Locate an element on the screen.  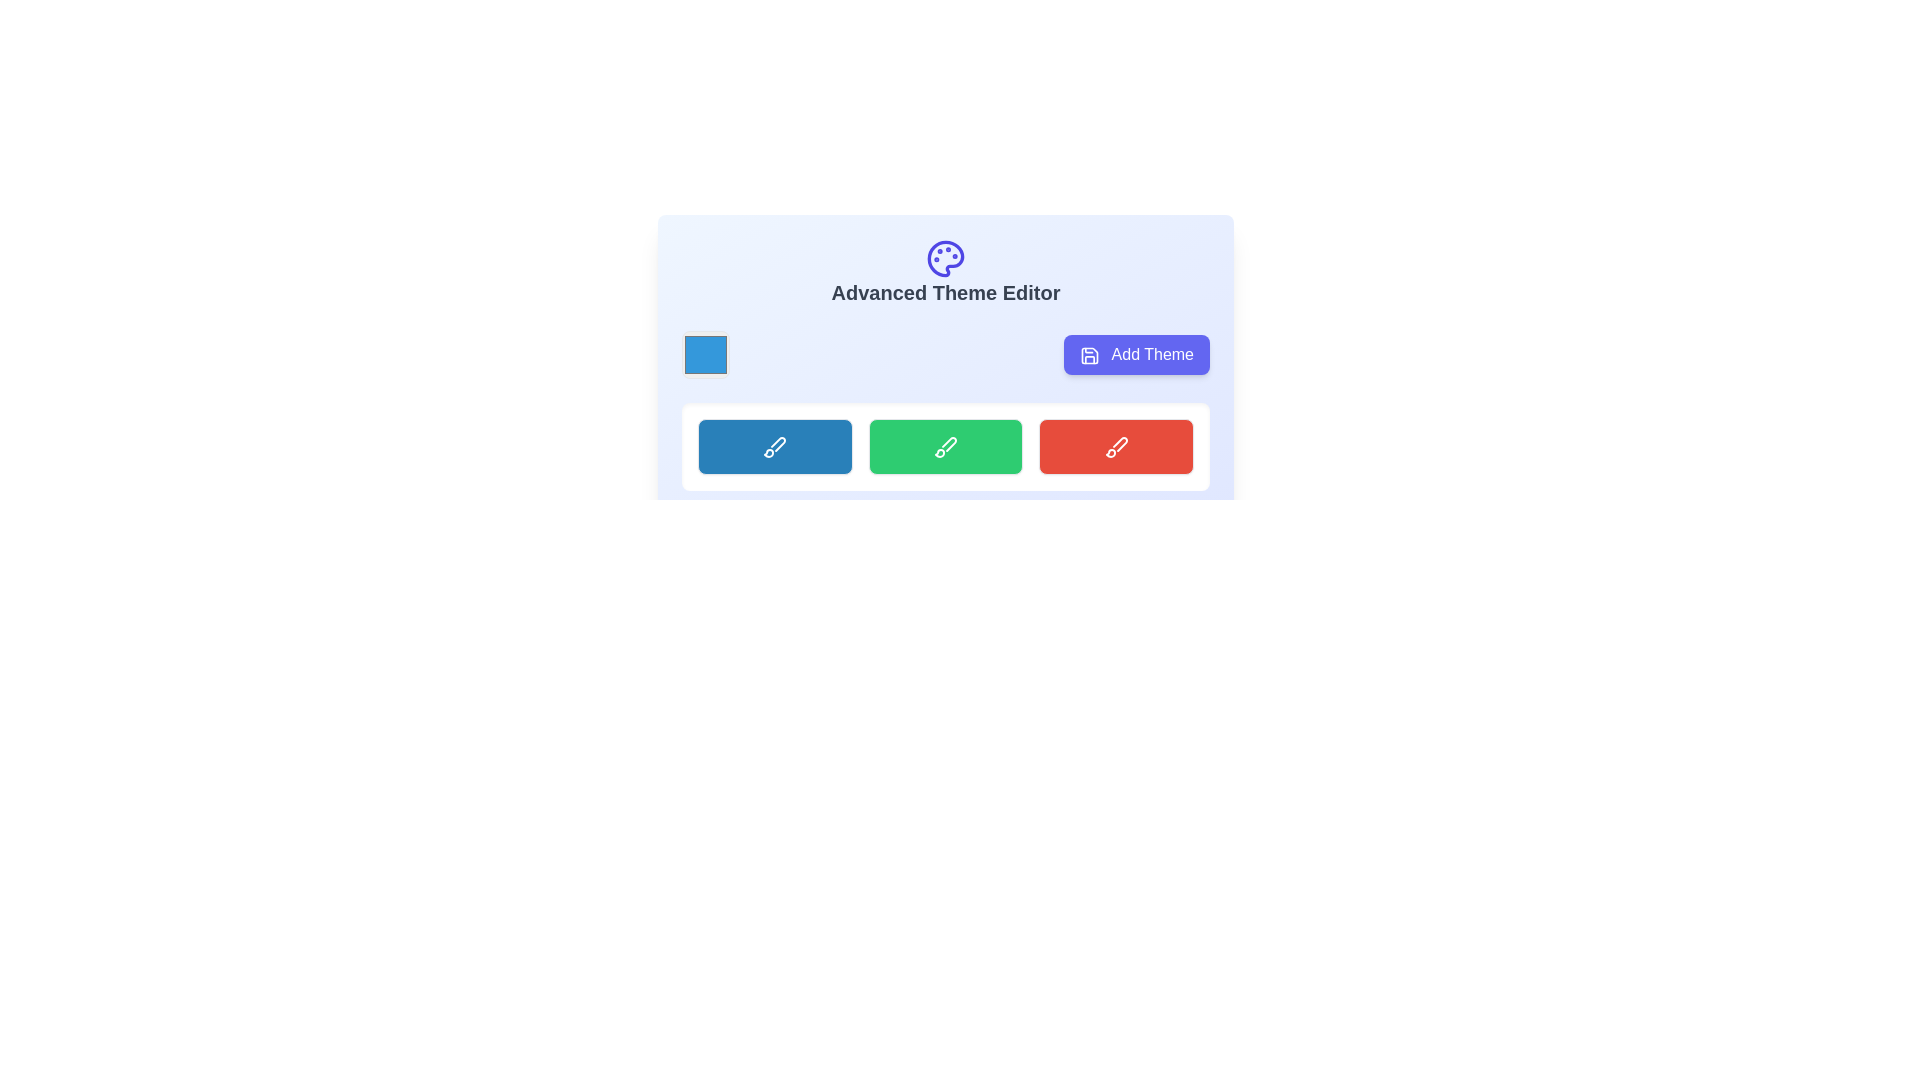
the save icon located at the top-right corner of the 'Add Theme' button is located at coordinates (1088, 353).